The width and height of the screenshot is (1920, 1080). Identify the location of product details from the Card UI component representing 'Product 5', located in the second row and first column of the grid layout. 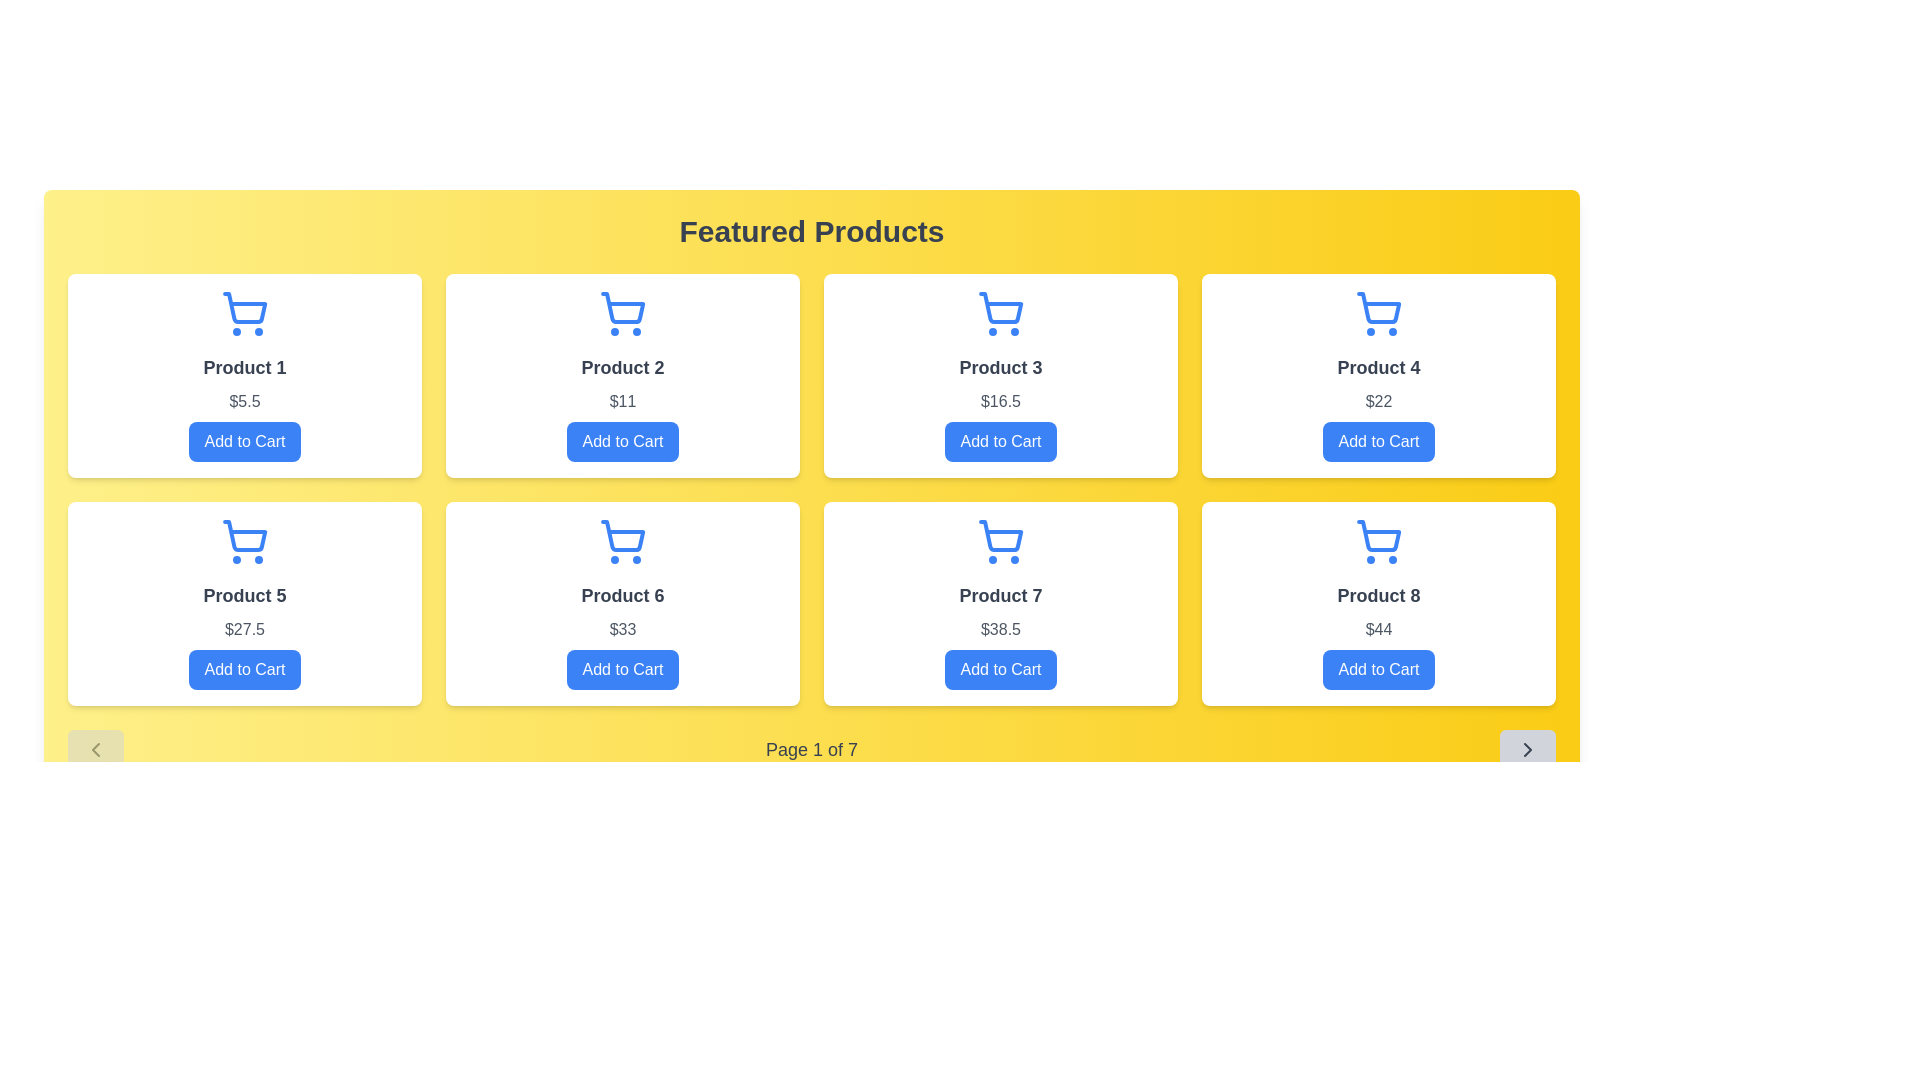
(243, 603).